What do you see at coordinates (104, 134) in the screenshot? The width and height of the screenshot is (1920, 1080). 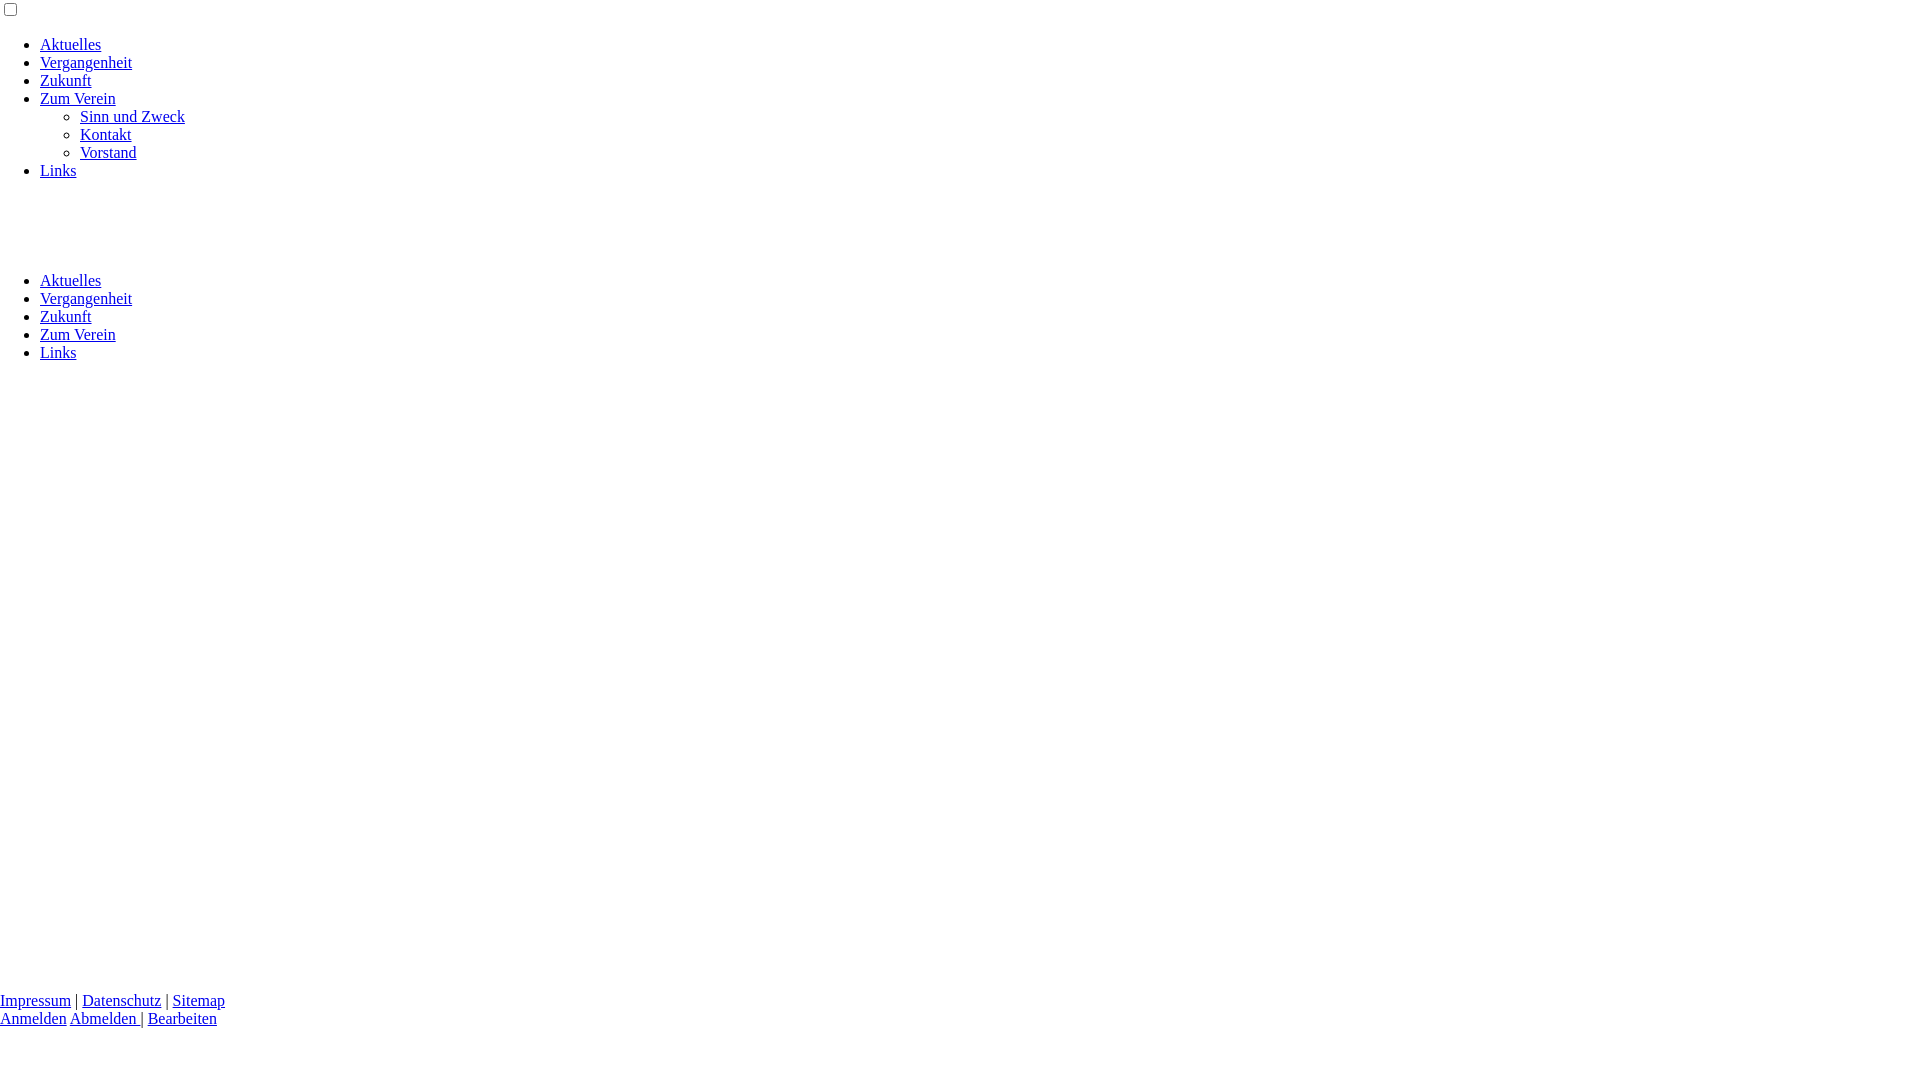 I see `'Kontakt'` at bounding box center [104, 134].